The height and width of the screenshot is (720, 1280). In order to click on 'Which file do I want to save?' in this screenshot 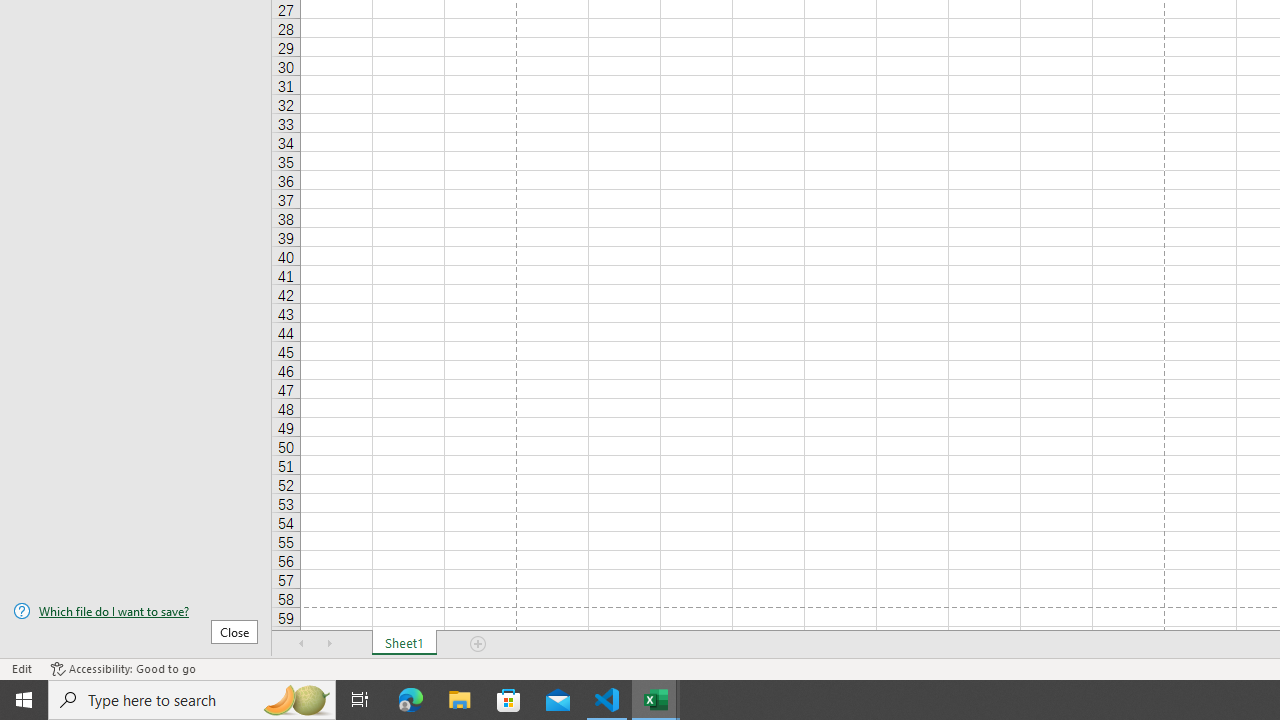, I will do `click(135, 610)`.